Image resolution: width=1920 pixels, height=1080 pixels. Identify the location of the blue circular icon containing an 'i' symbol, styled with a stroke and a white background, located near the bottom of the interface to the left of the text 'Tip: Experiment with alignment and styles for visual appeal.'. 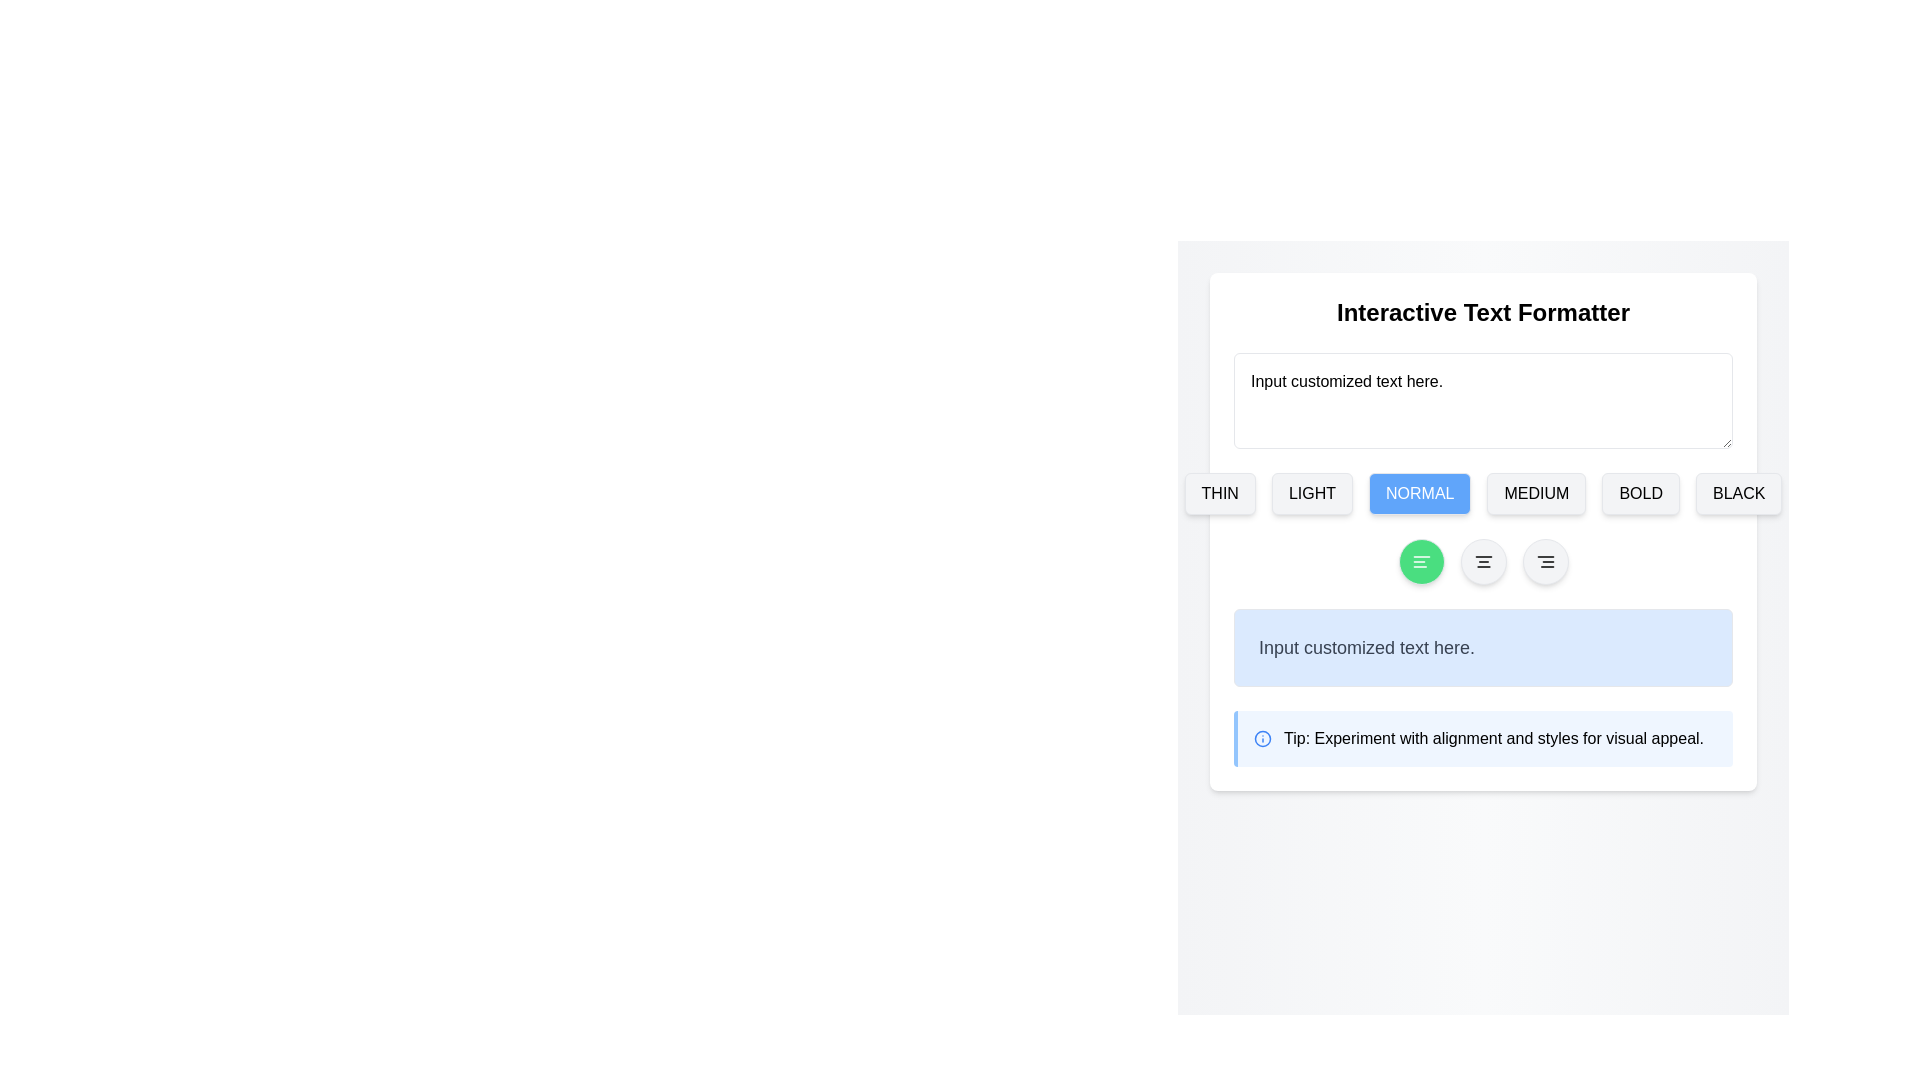
(1261, 739).